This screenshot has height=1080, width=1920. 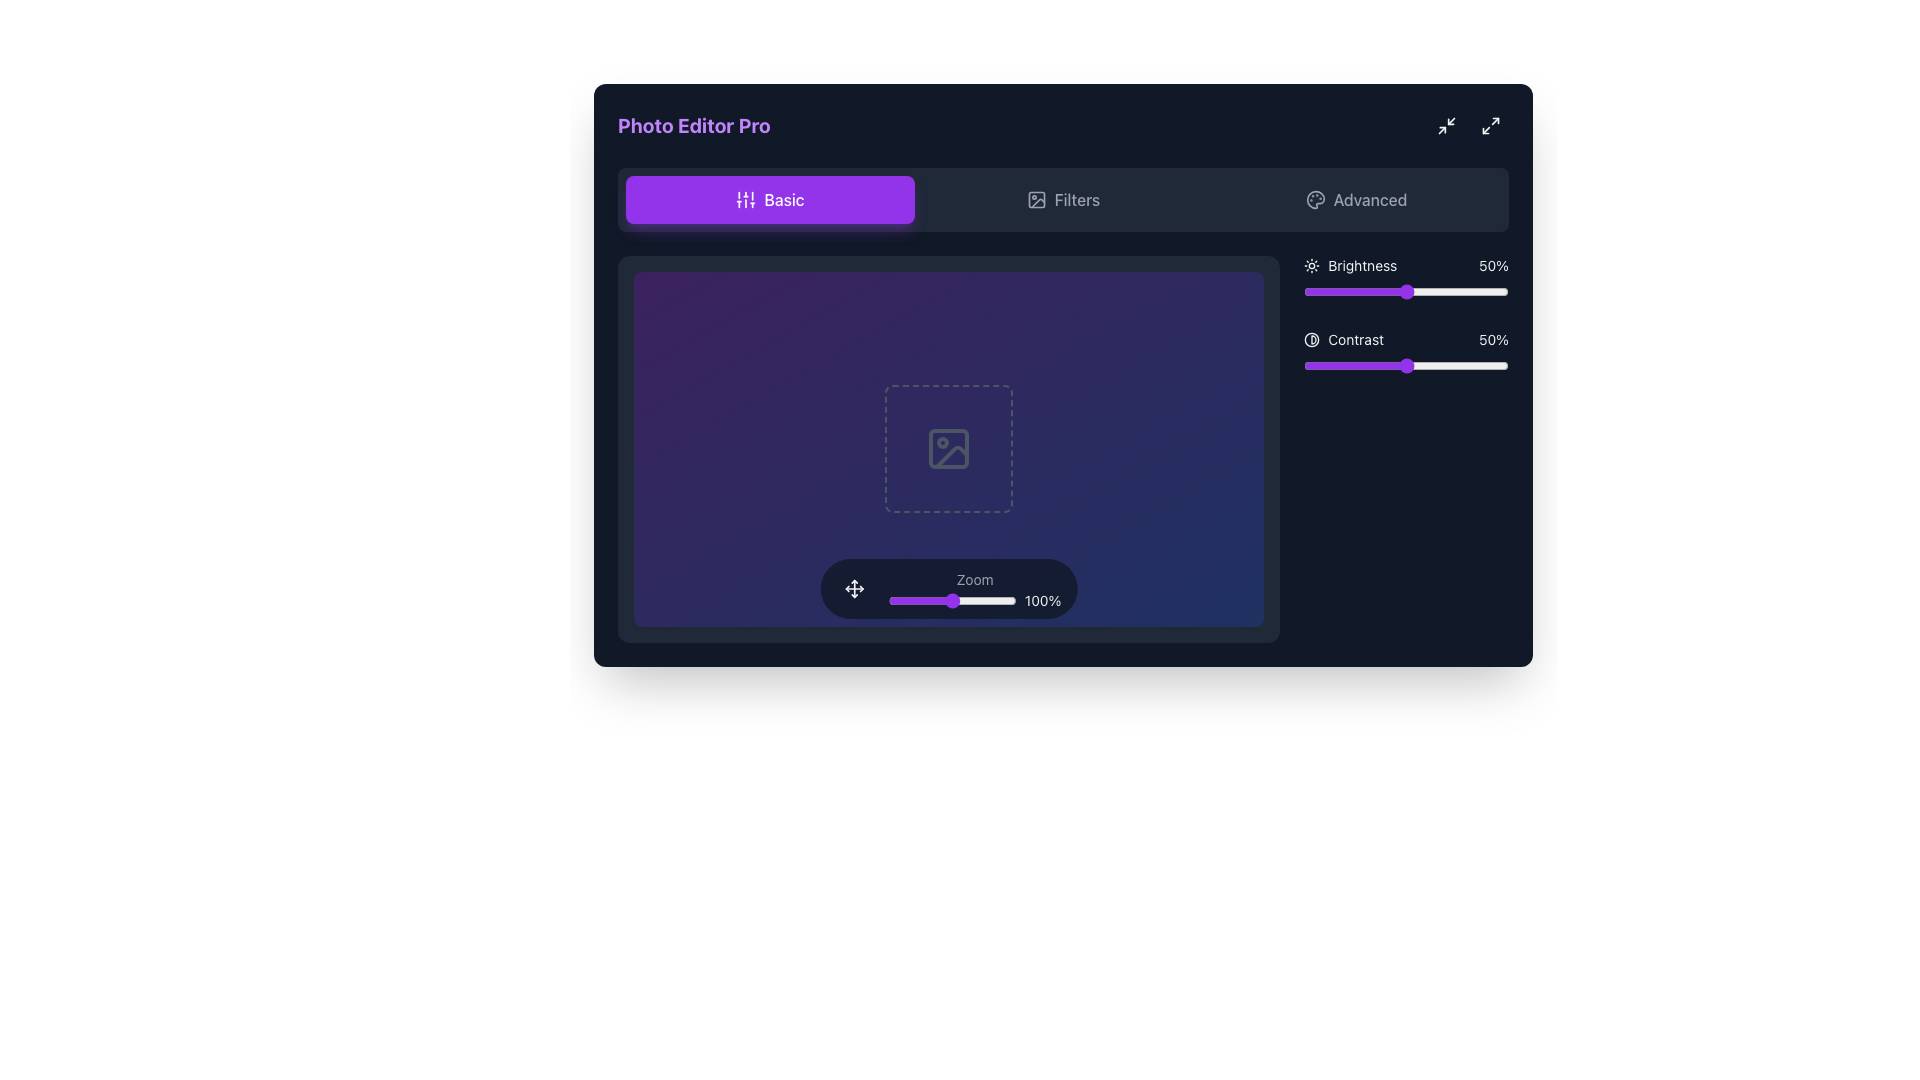 What do you see at coordinates (1493, 338) in the screenshot?
I see `value displayed in the text label showing '50%' located at the right end of the 'Contrast' slider in the sidebar of the UI` at bounding box center [1493, 338].